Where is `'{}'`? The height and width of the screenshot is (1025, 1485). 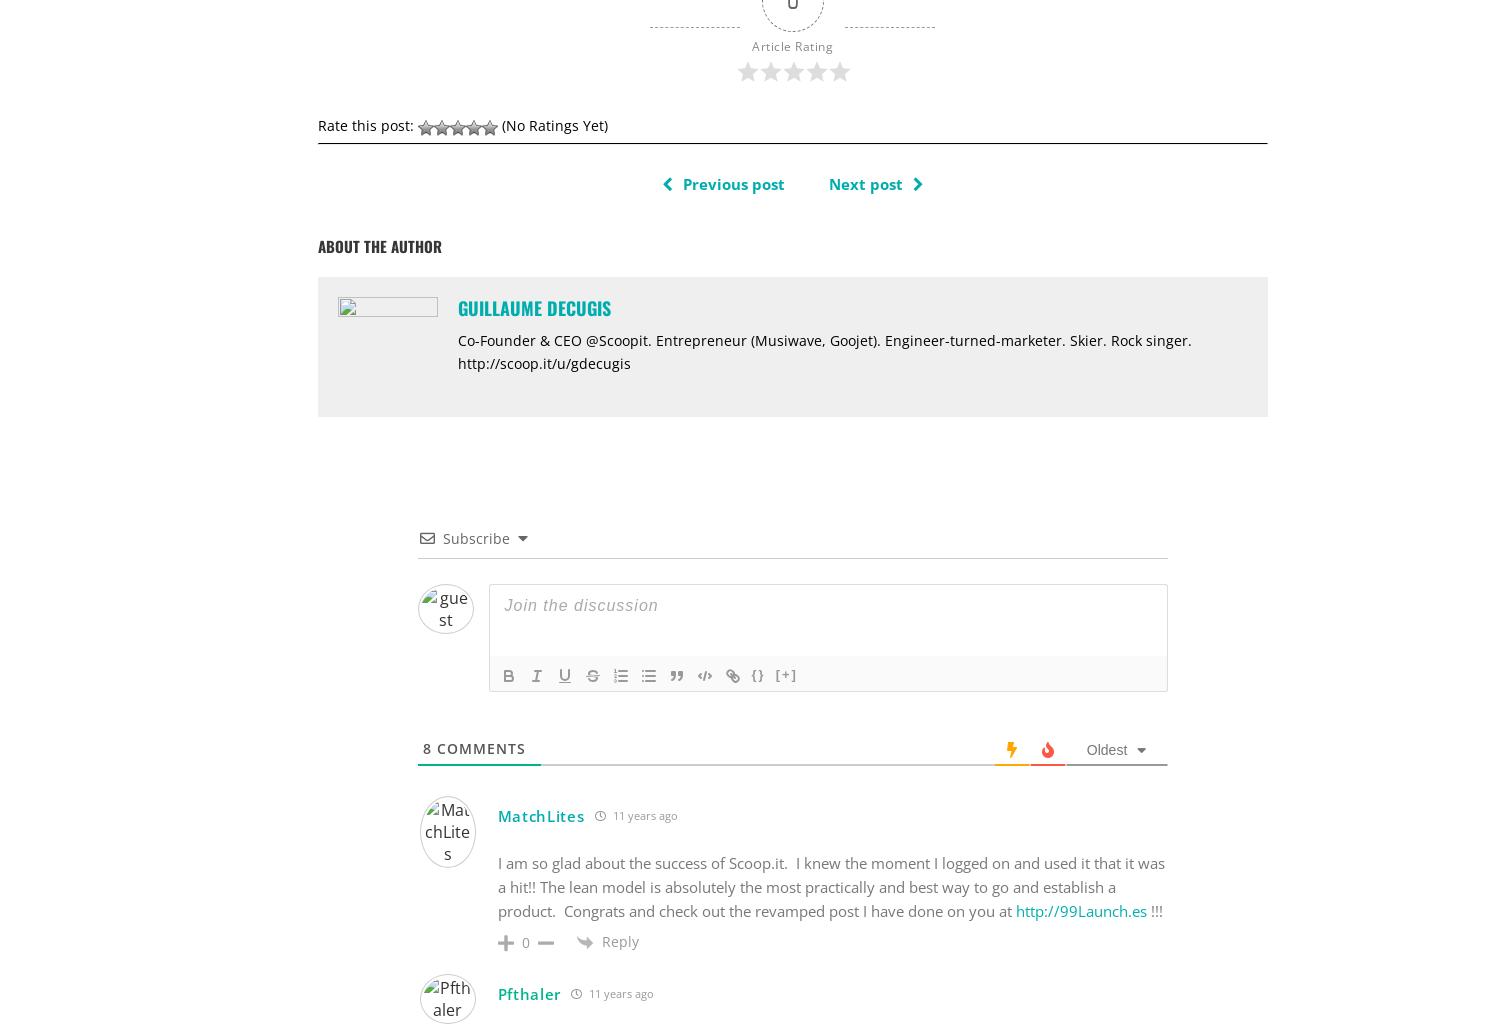 '{}' is located at coordinates (750, 673).